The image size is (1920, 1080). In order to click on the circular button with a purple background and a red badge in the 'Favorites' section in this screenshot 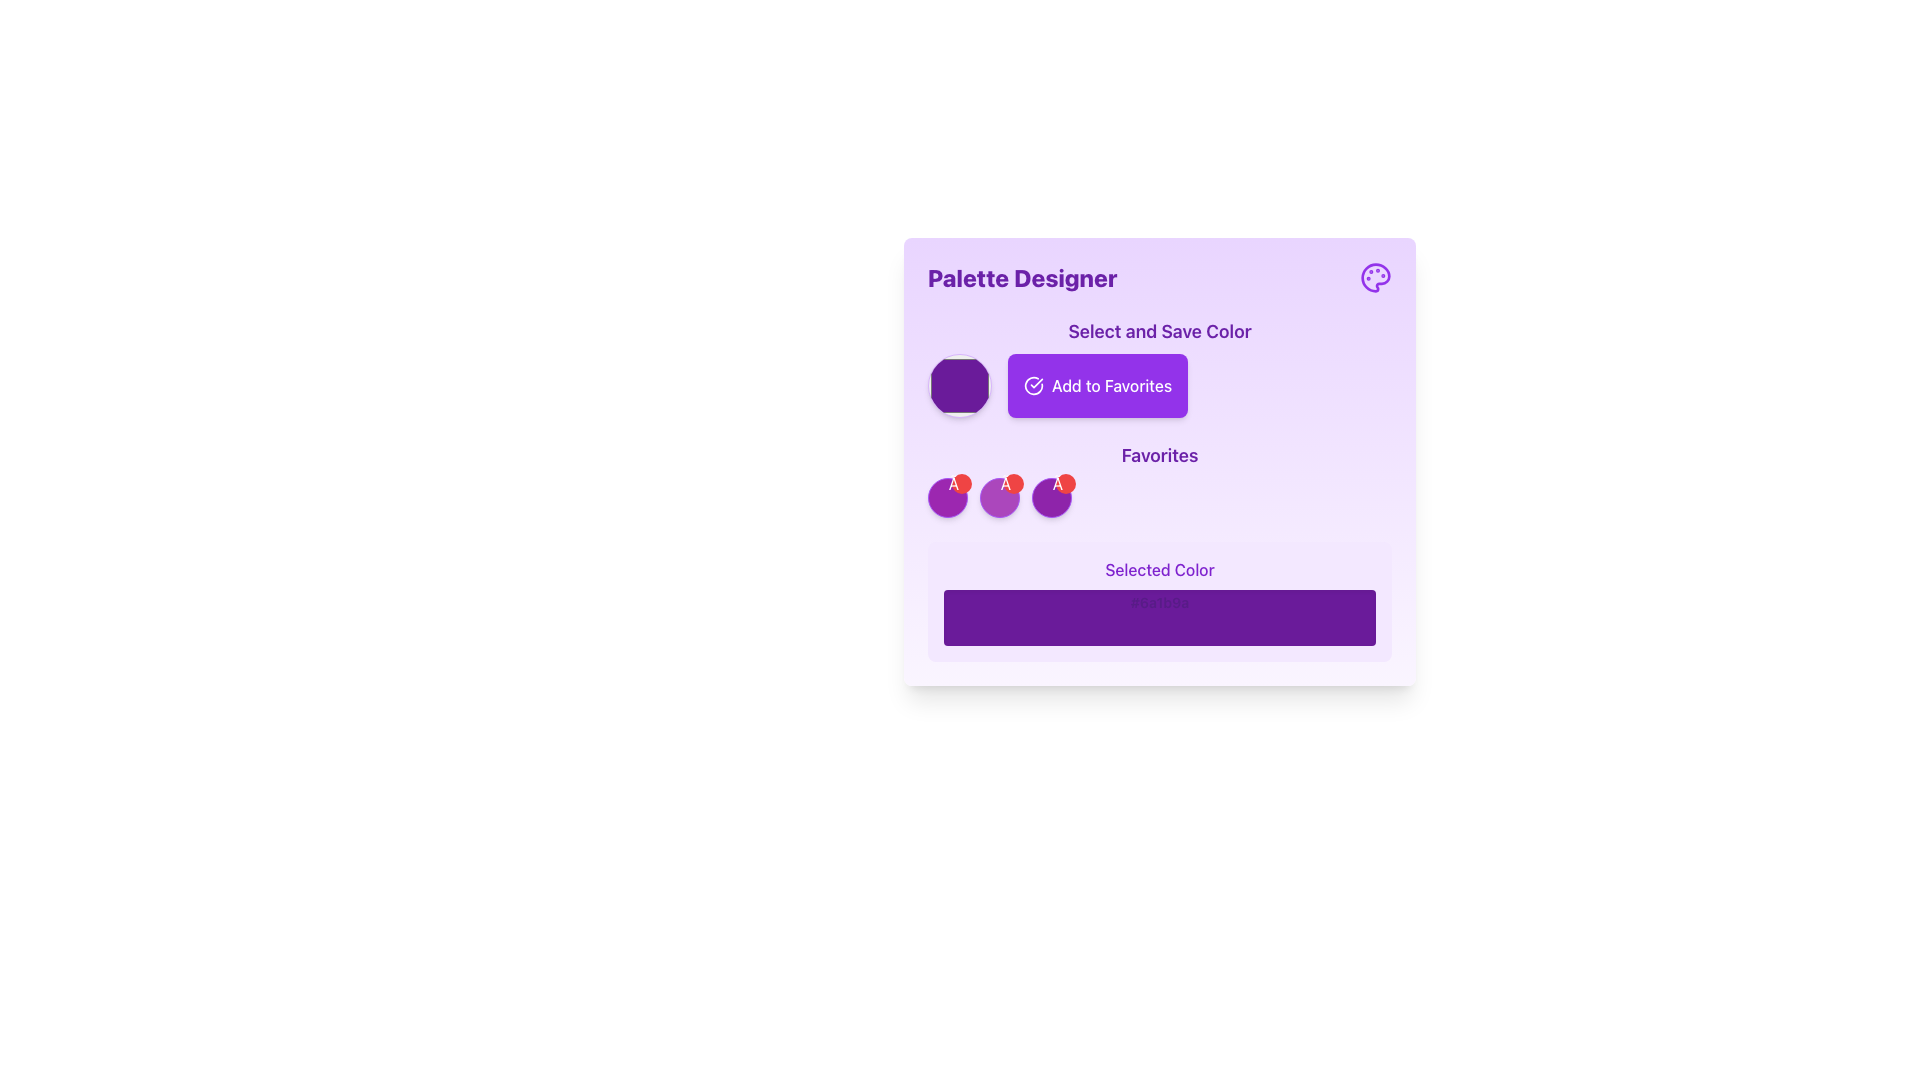, I will do `click(947, 496)`.